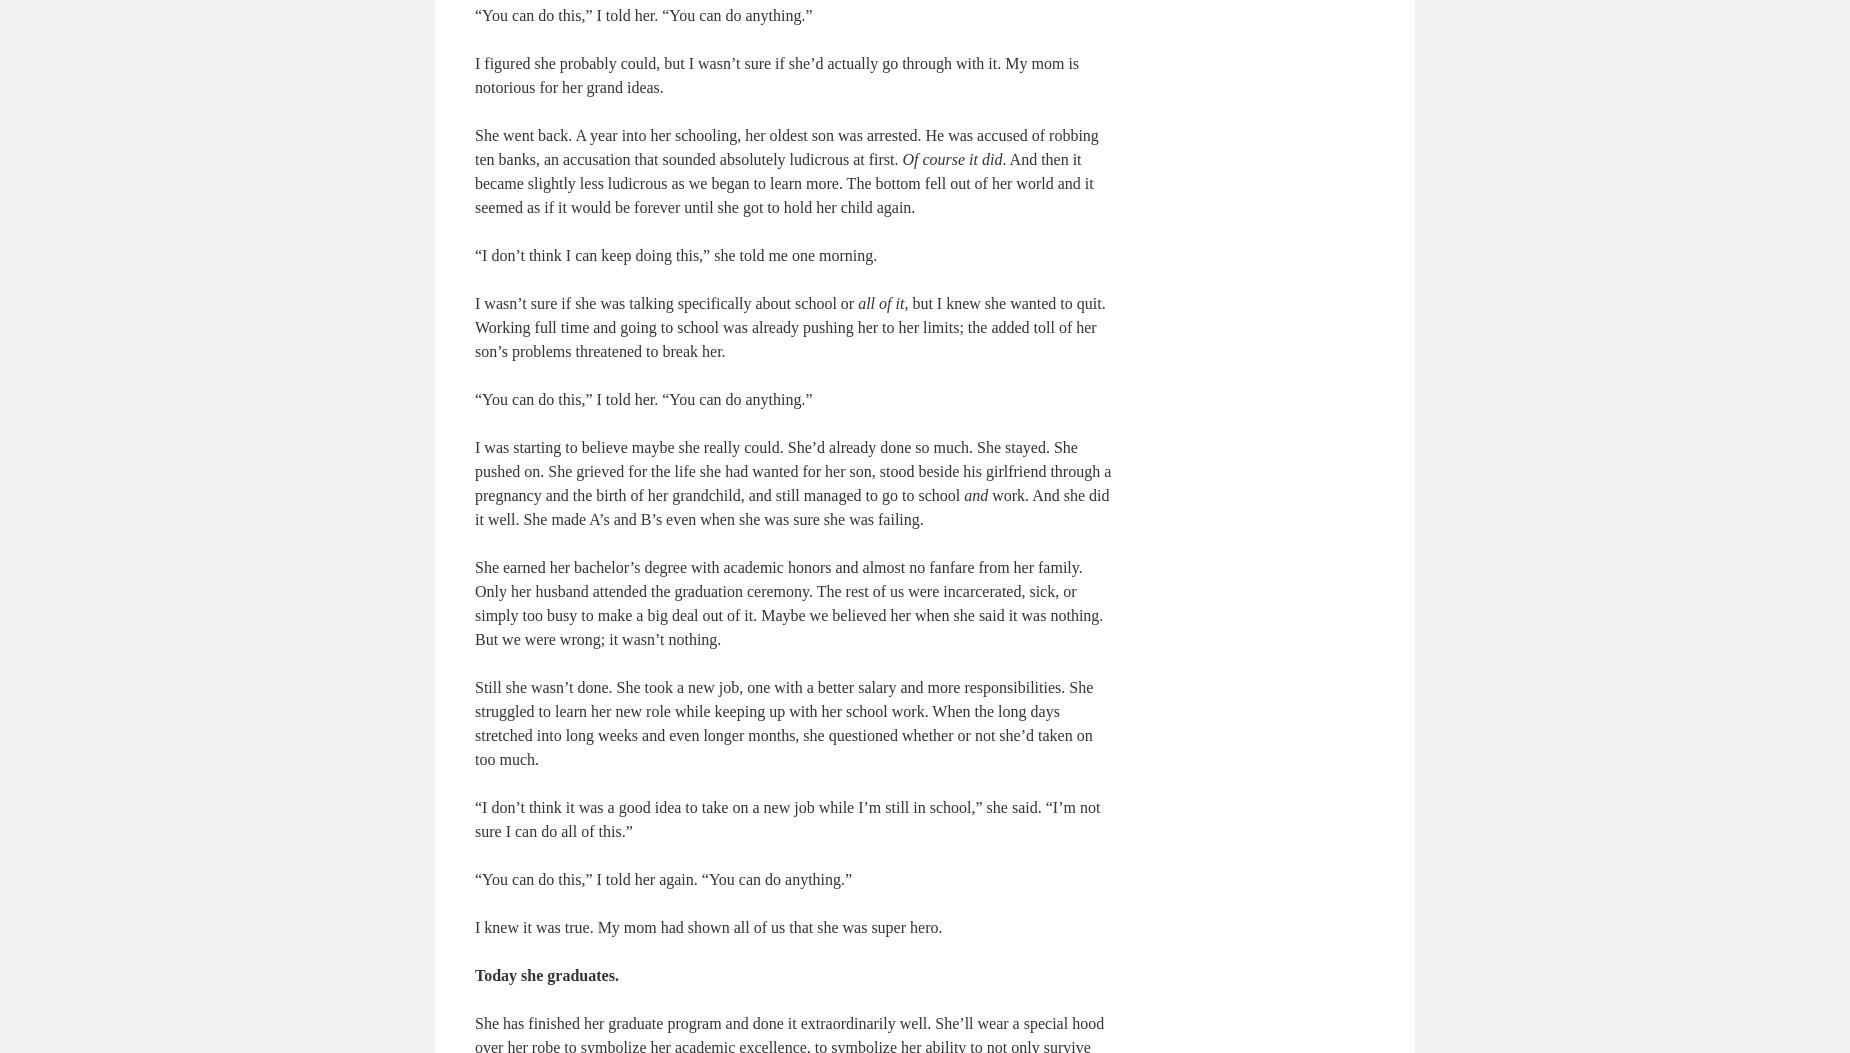  What do you see at coordinates (663, 879) in the screenshot?
I see `'“You can do this,” I told her again. “You can do anything.”'` at bounding box center [663, 879].